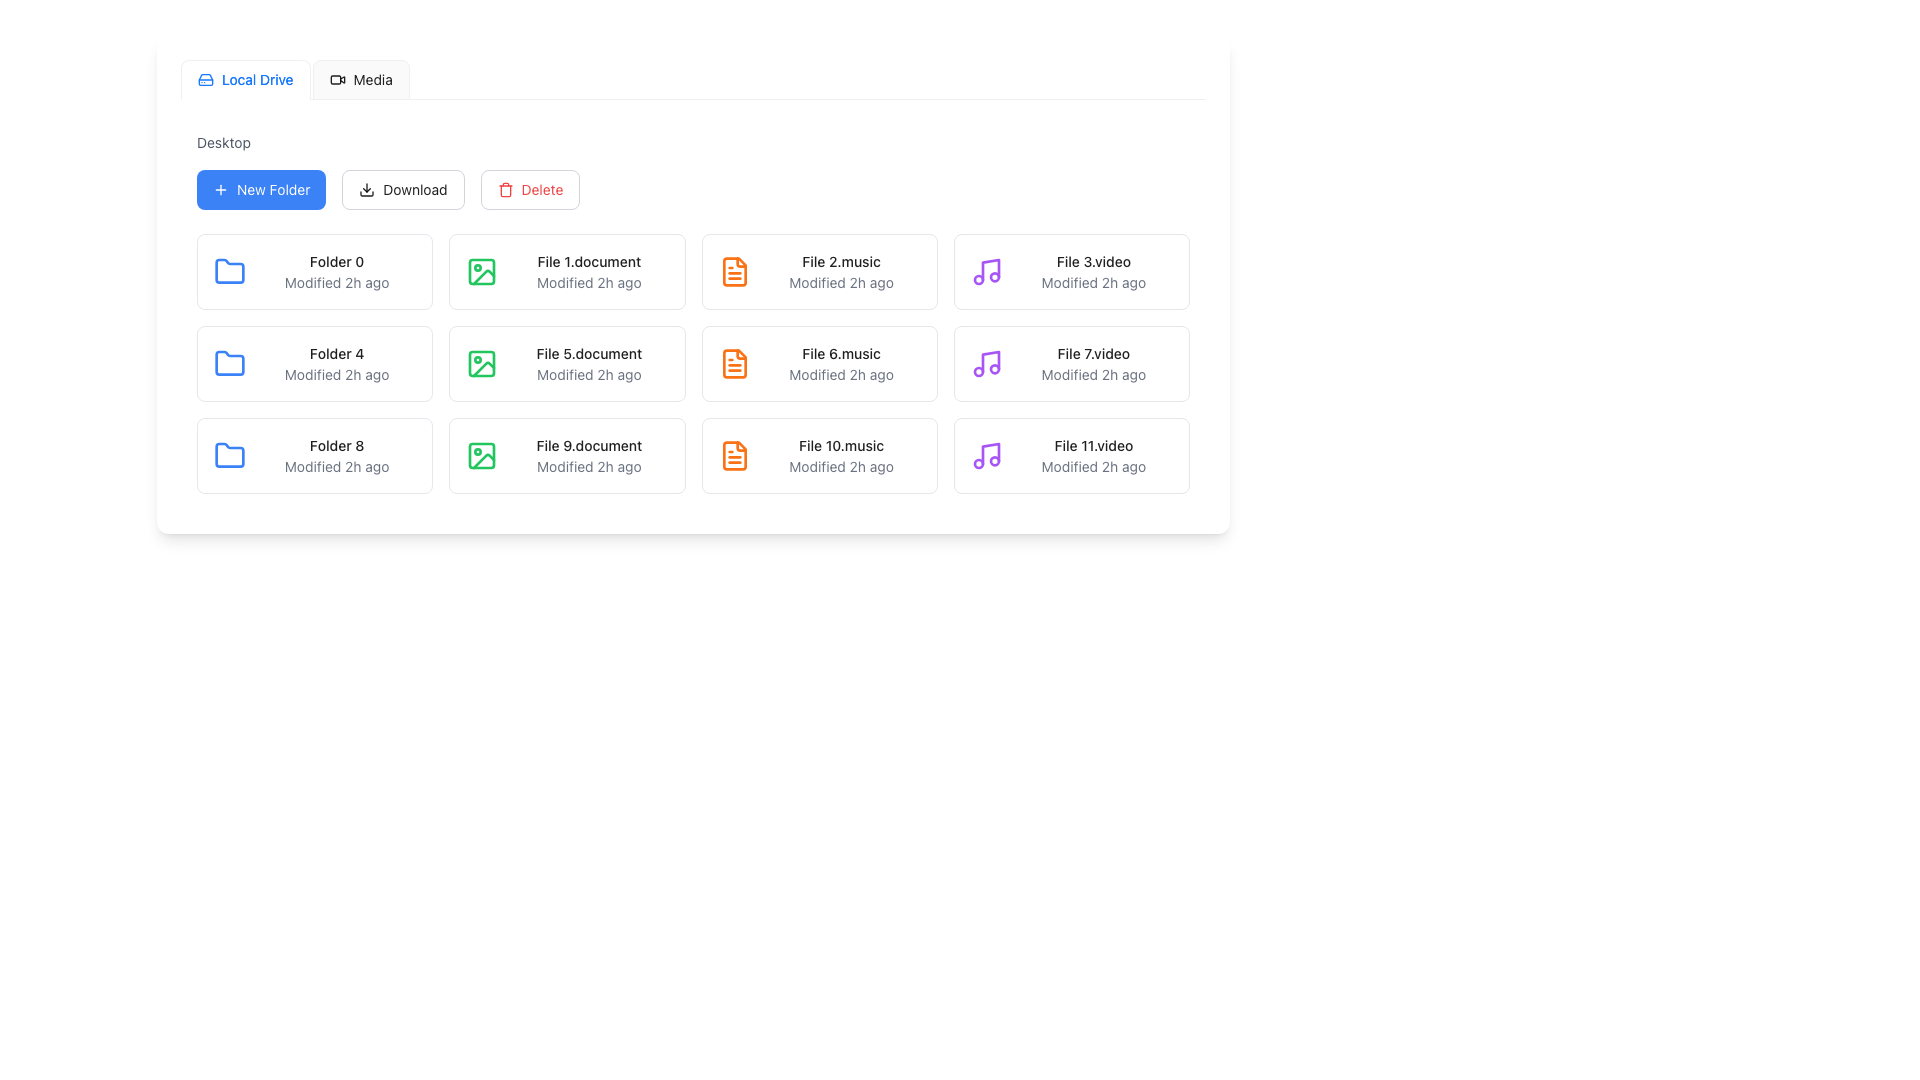 This screenshot has height=1080, width=1920. What do you see at coordinates (220, 189) in the screenshot?
I see `the plus sign icon inside the blue rounded rectangle button labeled 'New Folder'` at bounding box center [220, 189].